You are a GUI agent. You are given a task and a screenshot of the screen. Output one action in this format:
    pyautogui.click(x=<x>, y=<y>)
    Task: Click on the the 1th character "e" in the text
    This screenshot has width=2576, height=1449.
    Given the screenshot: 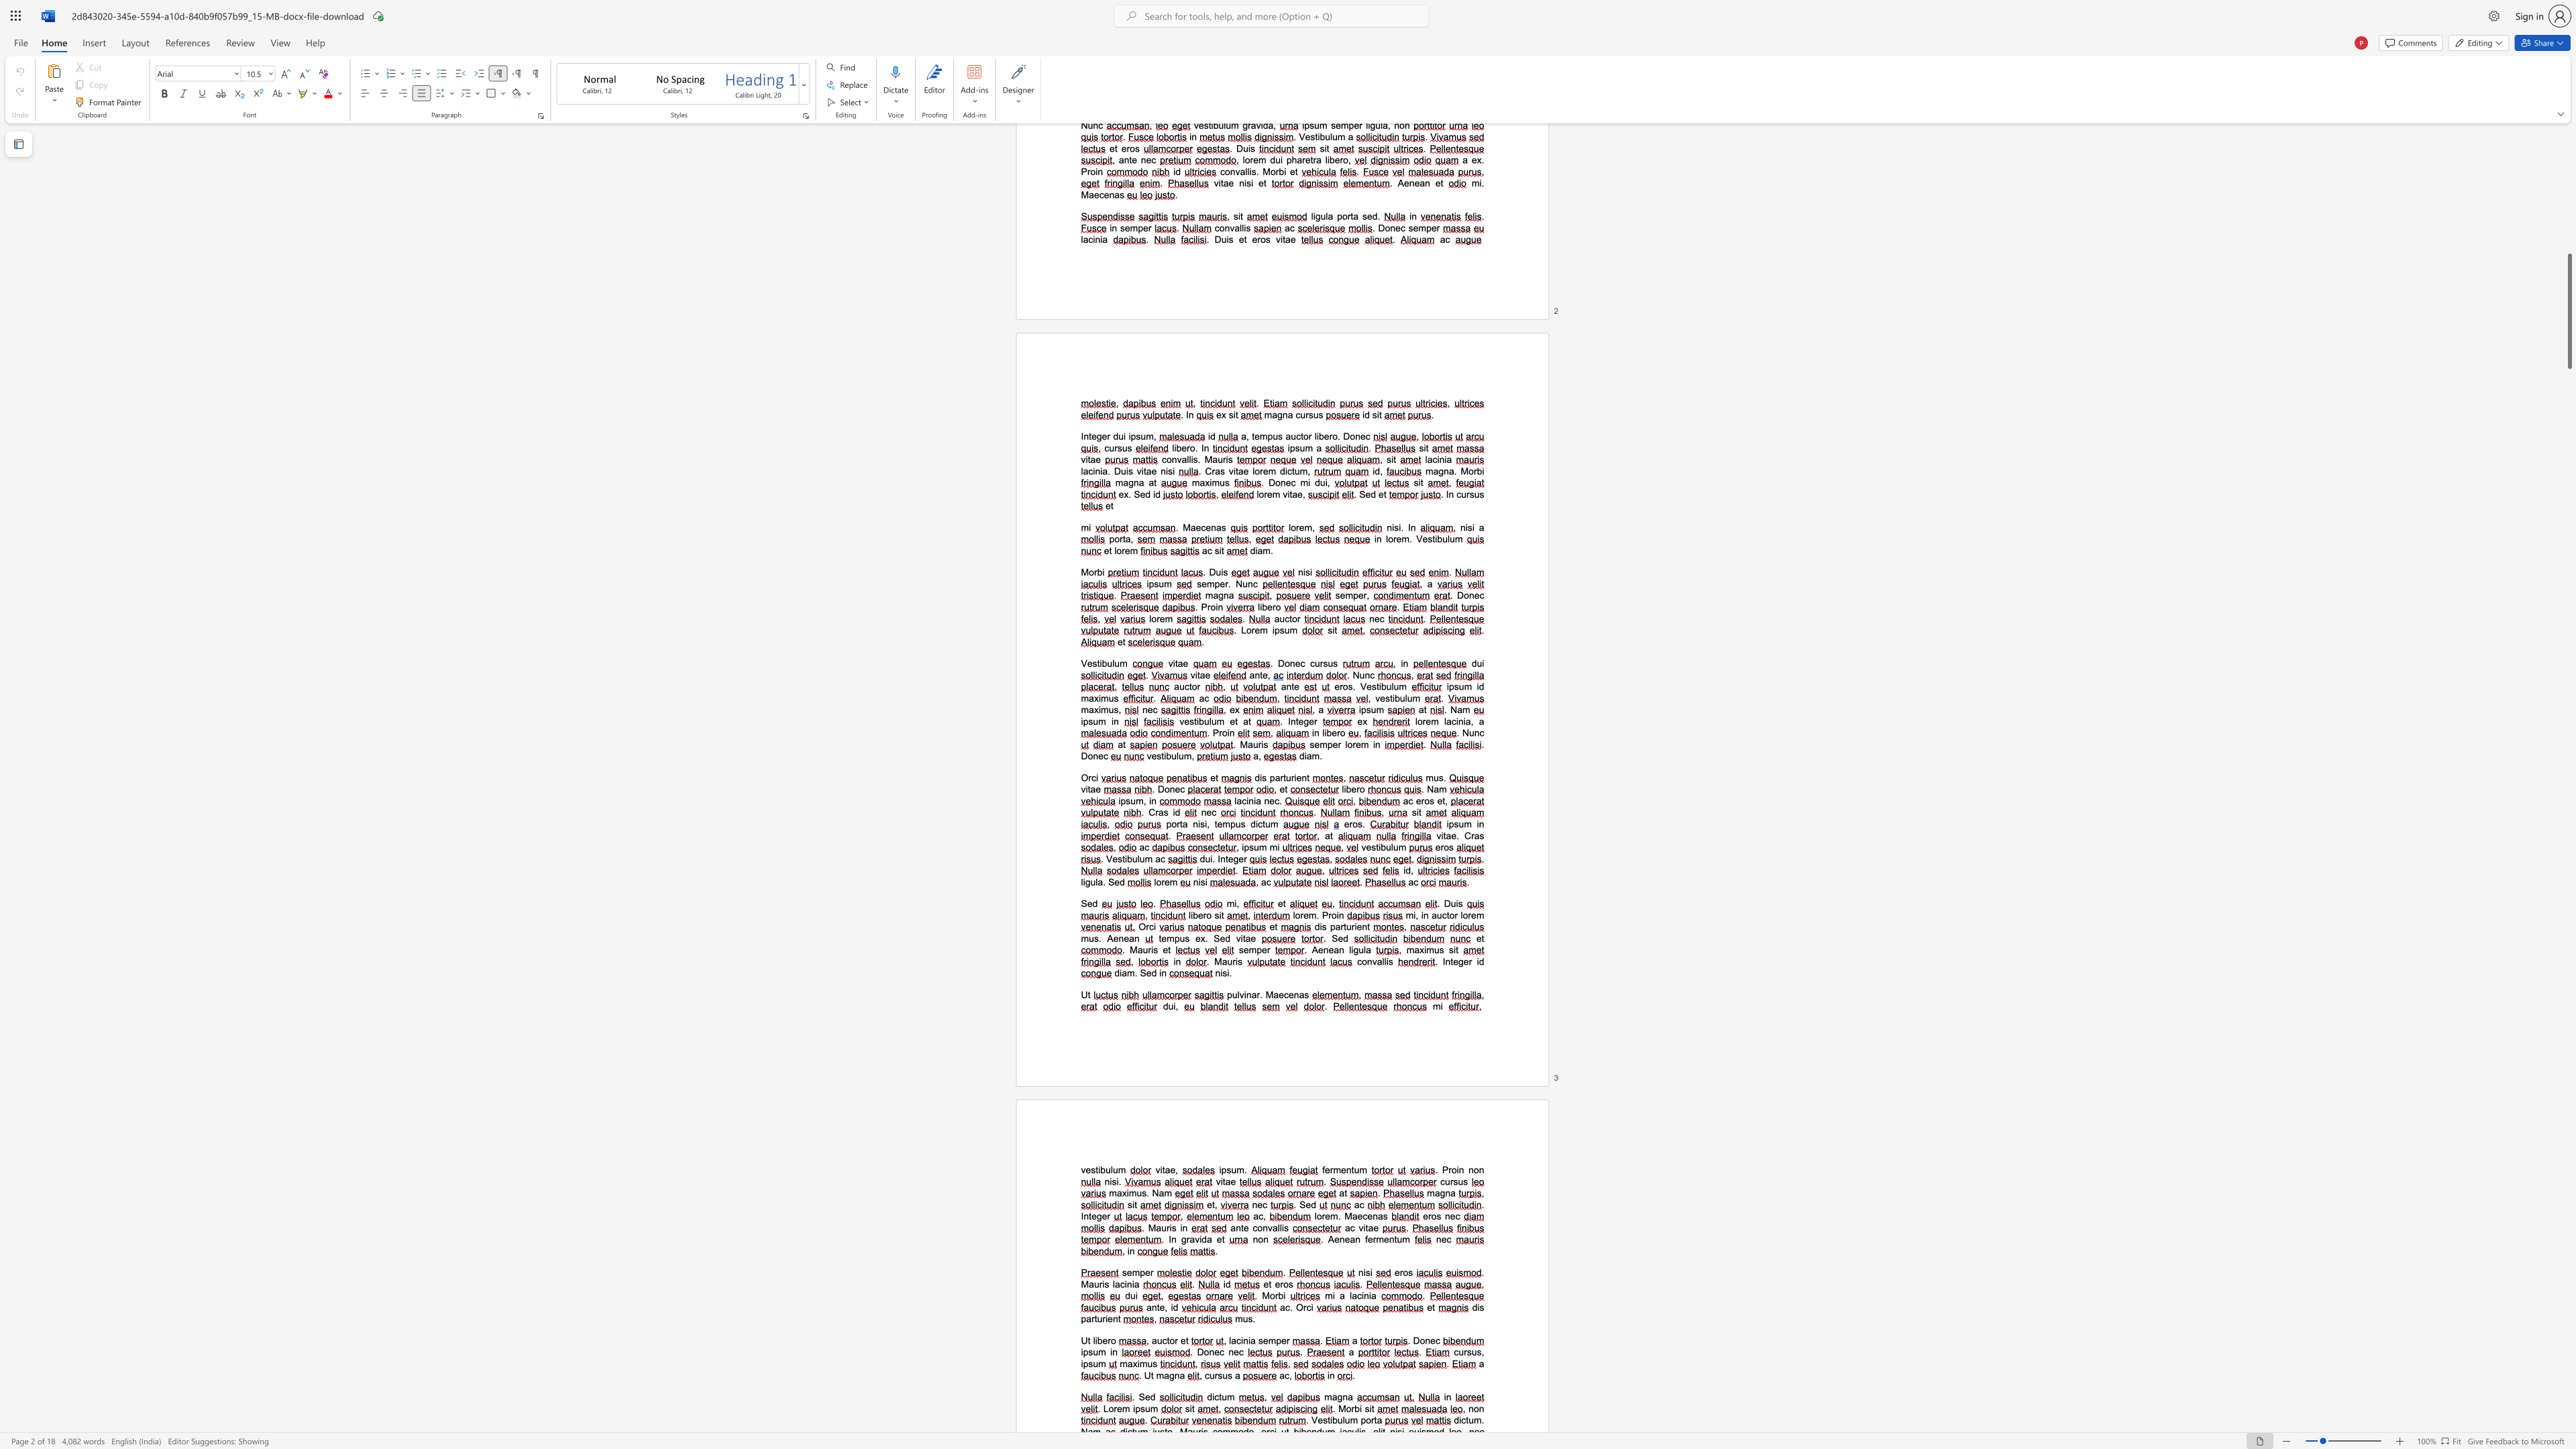 What is the action you would take?
    pyautogui.click(x=1336, y=1238)
    